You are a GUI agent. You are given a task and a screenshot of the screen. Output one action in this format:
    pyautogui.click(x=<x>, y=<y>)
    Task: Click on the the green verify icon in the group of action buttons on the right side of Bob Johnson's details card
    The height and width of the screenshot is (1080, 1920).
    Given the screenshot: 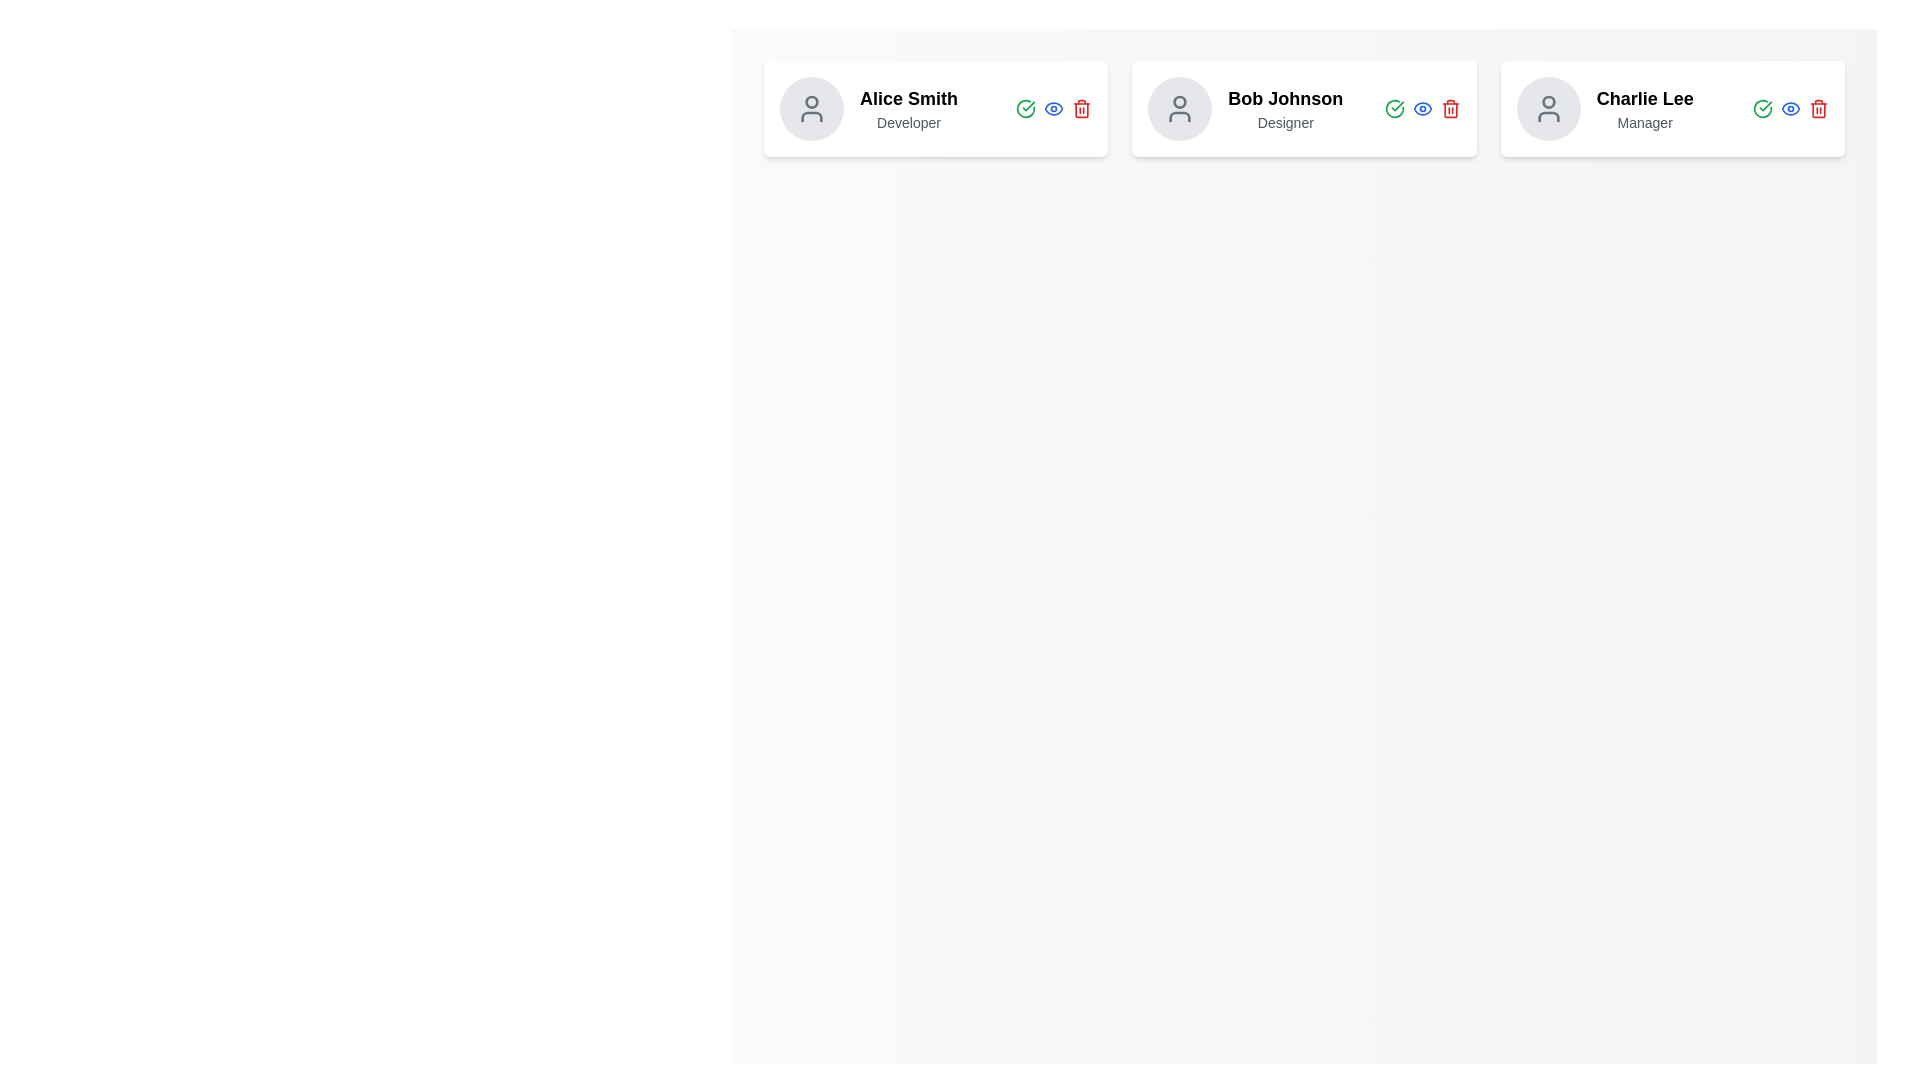 What is the action you would take?
    pyautogui.click(x=1421, y=108)
    